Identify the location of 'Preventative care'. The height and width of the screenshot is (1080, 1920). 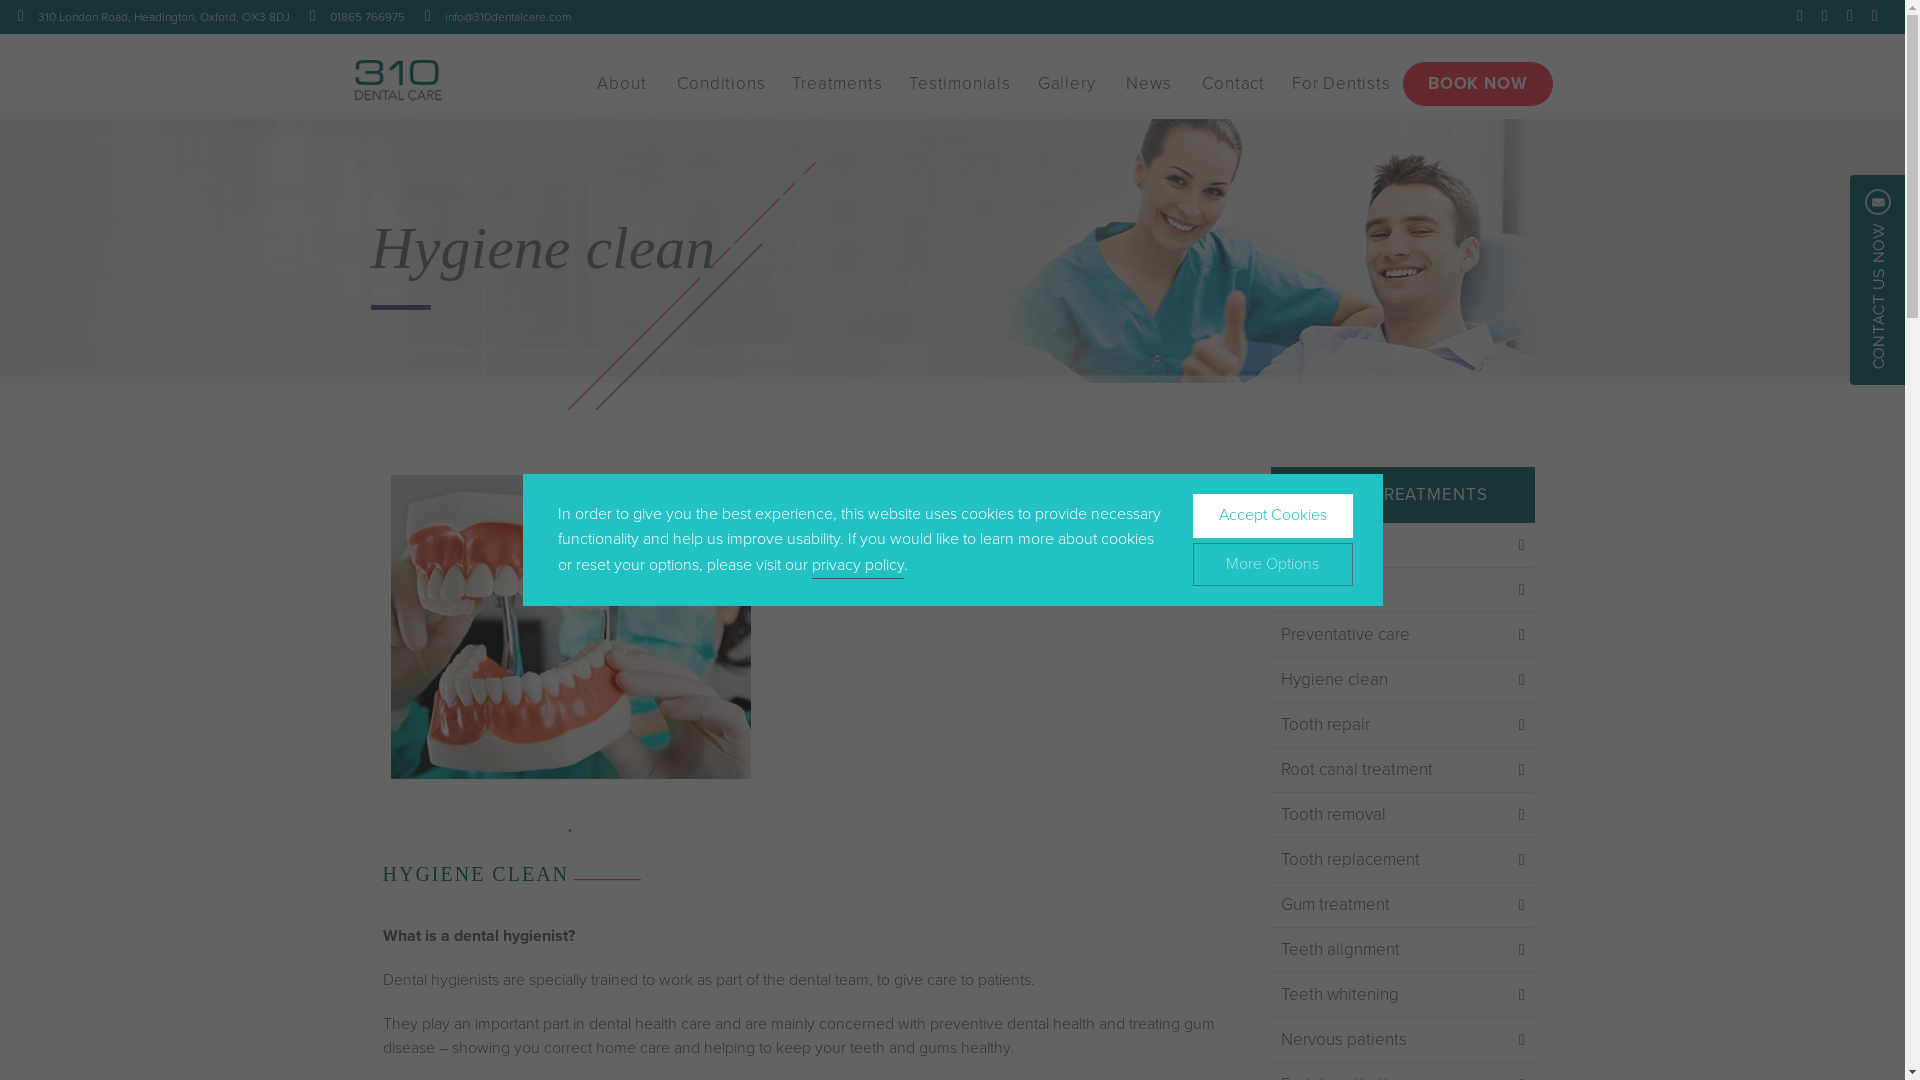
(1400, 635).